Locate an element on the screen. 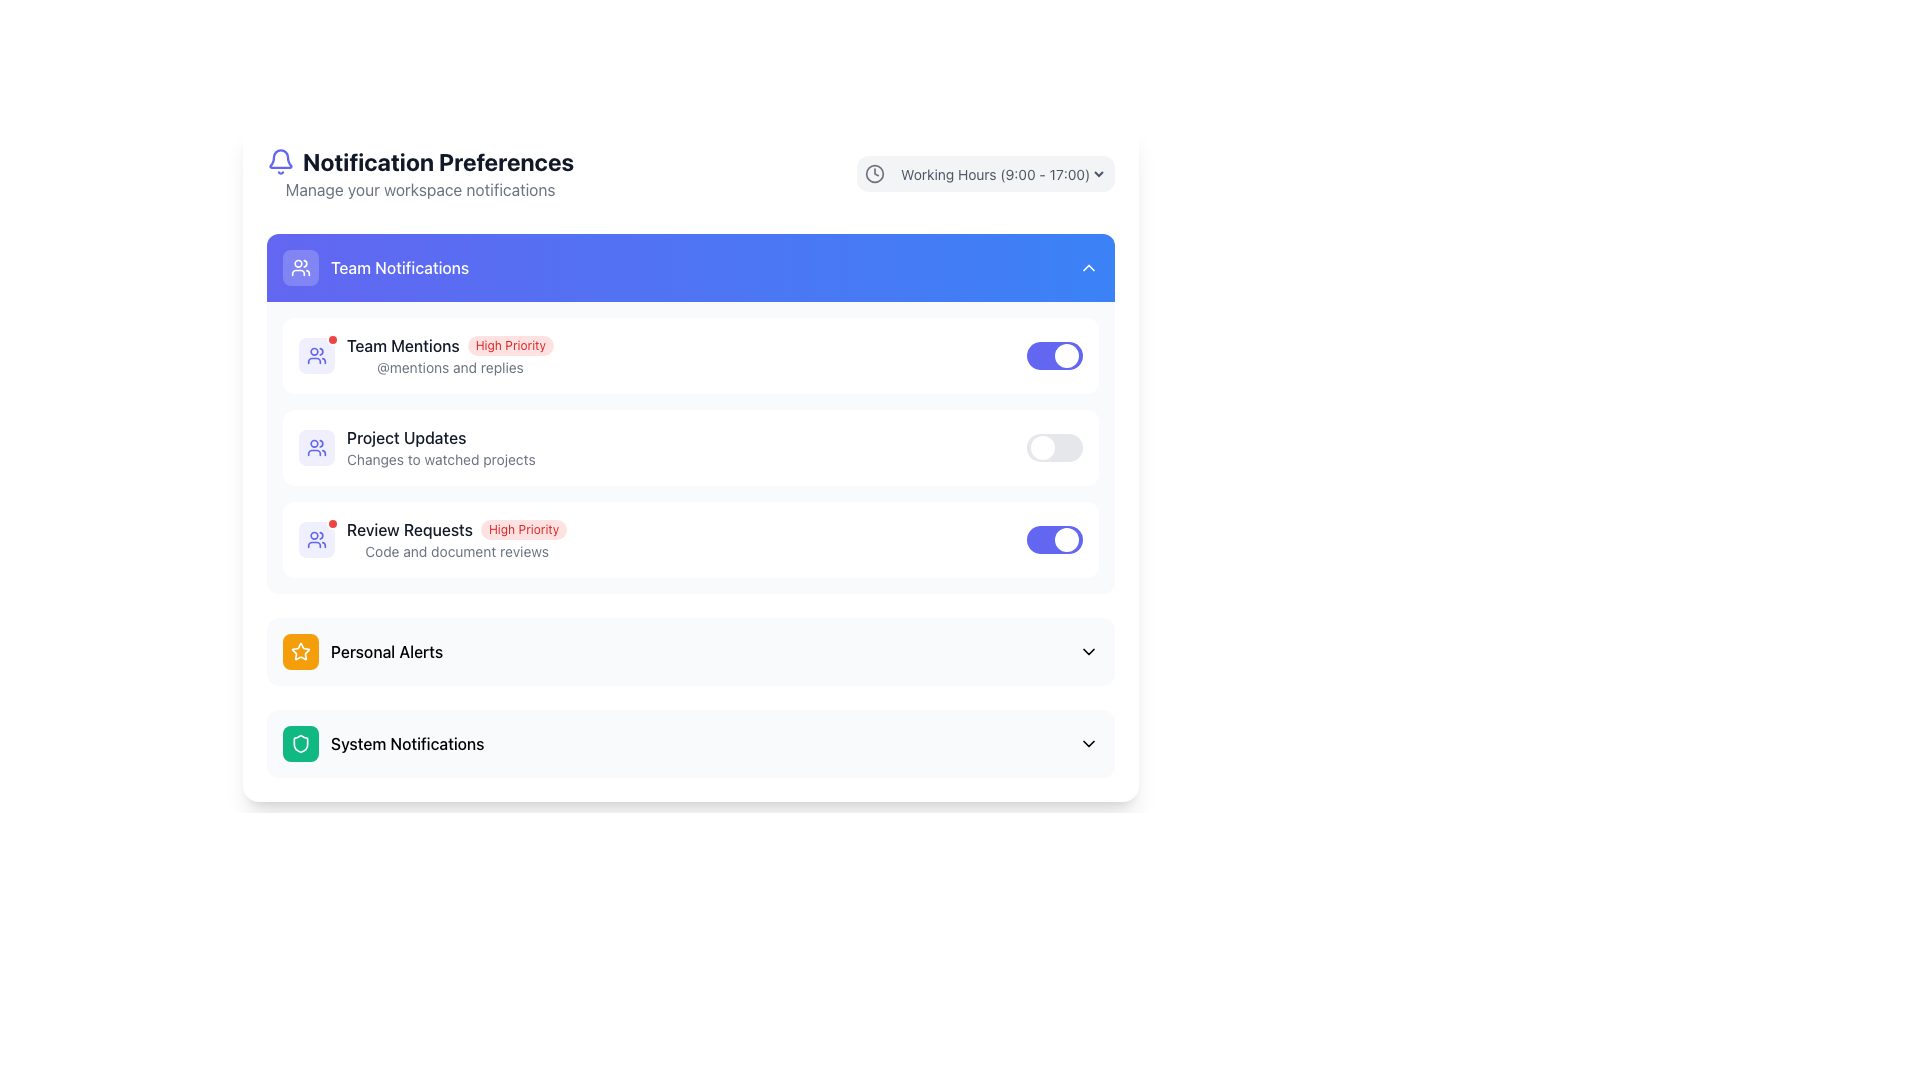 This screenshot has width=1920, height=1080. 'Personal Alerts' text label located in the lower middle part of the interface under 'Team Notifications', which is styled with a medium font weight and is part of a horizontal layout with an amber-colored rounded rectangle and a white star icon to the left is located at coordinates (387, 651).